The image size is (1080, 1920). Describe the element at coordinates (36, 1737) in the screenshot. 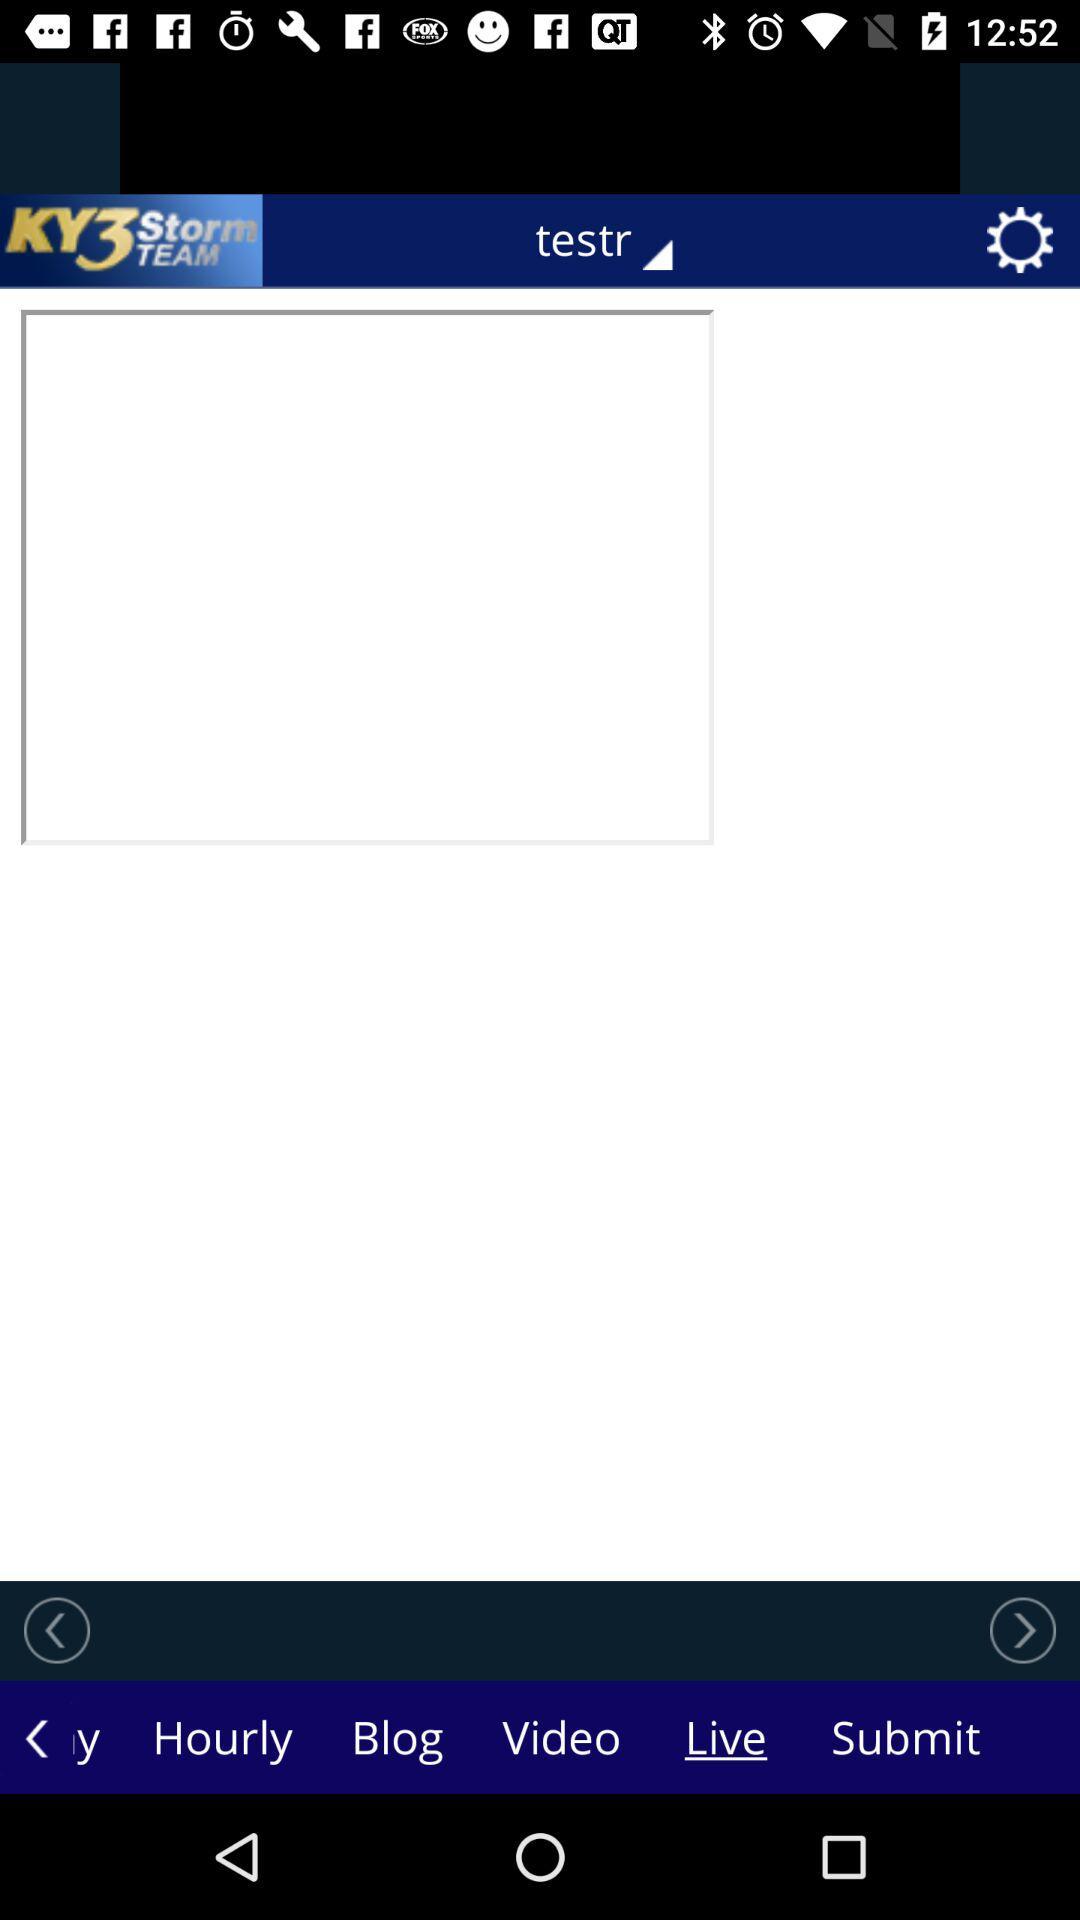

I see `the arrow_backward icon` at that location.